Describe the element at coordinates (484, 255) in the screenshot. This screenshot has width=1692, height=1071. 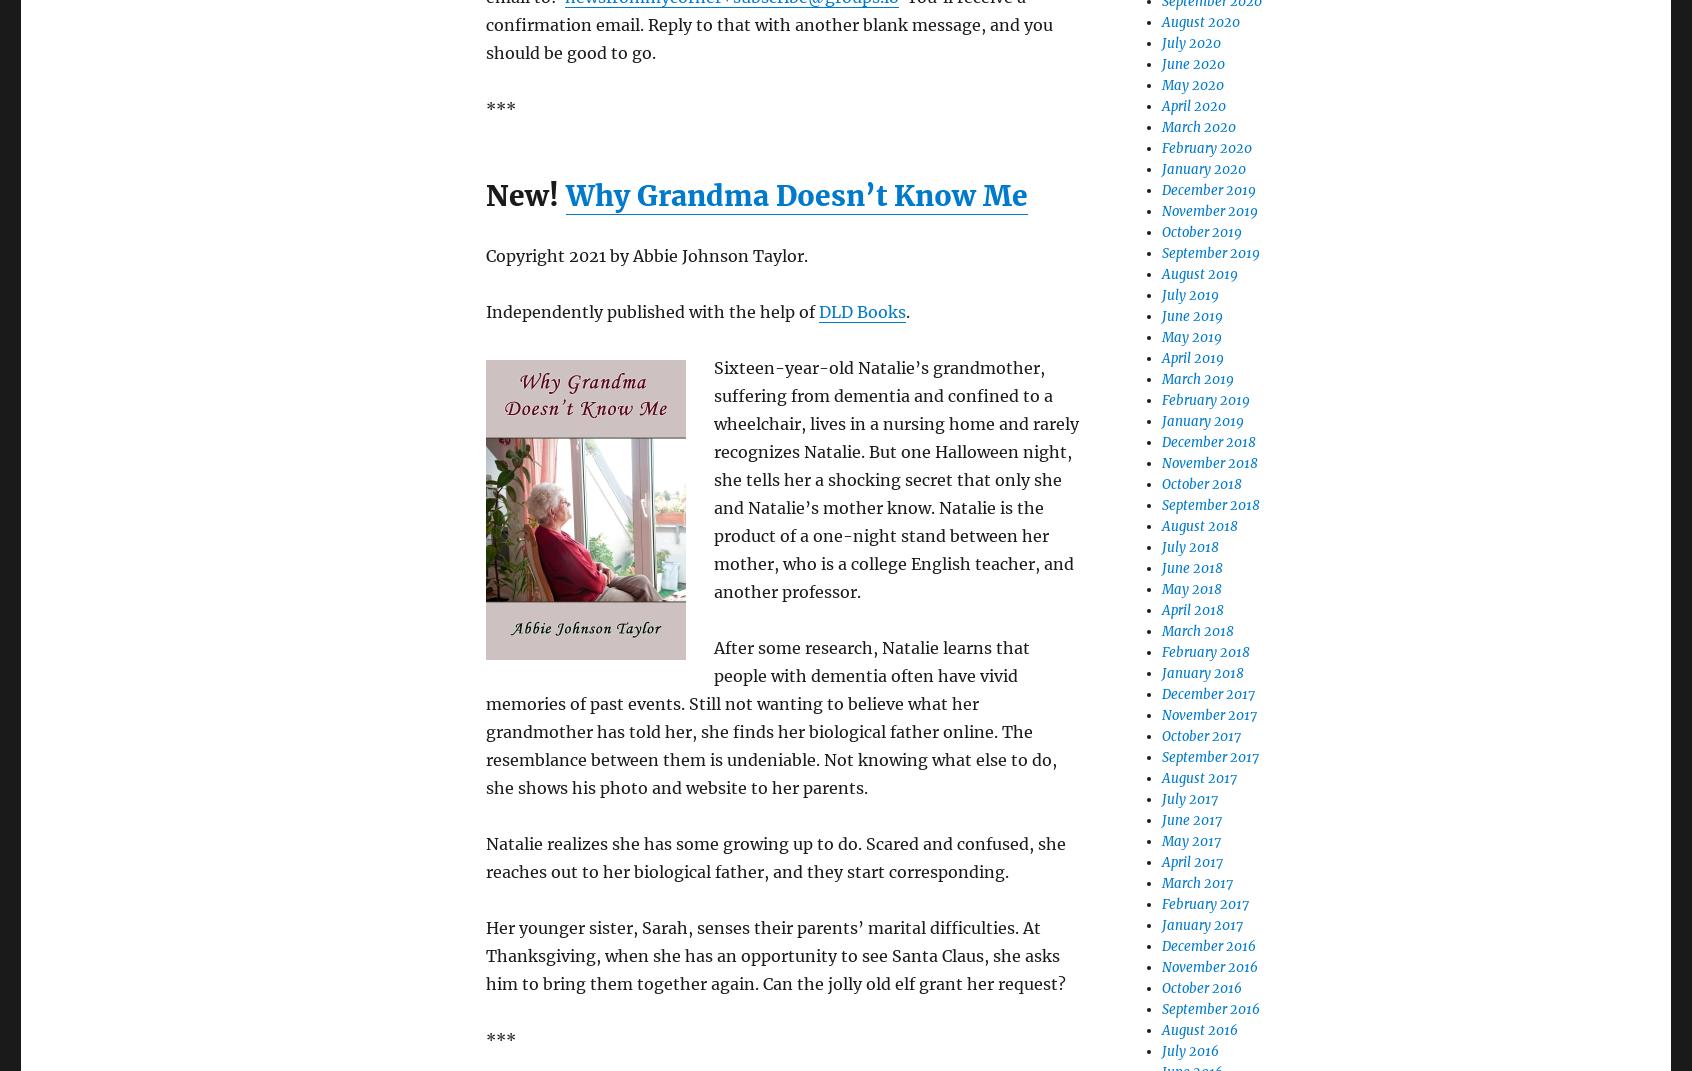
I see `'Copyright 2021 by Abbie Johnson Taylor.'` at that location.